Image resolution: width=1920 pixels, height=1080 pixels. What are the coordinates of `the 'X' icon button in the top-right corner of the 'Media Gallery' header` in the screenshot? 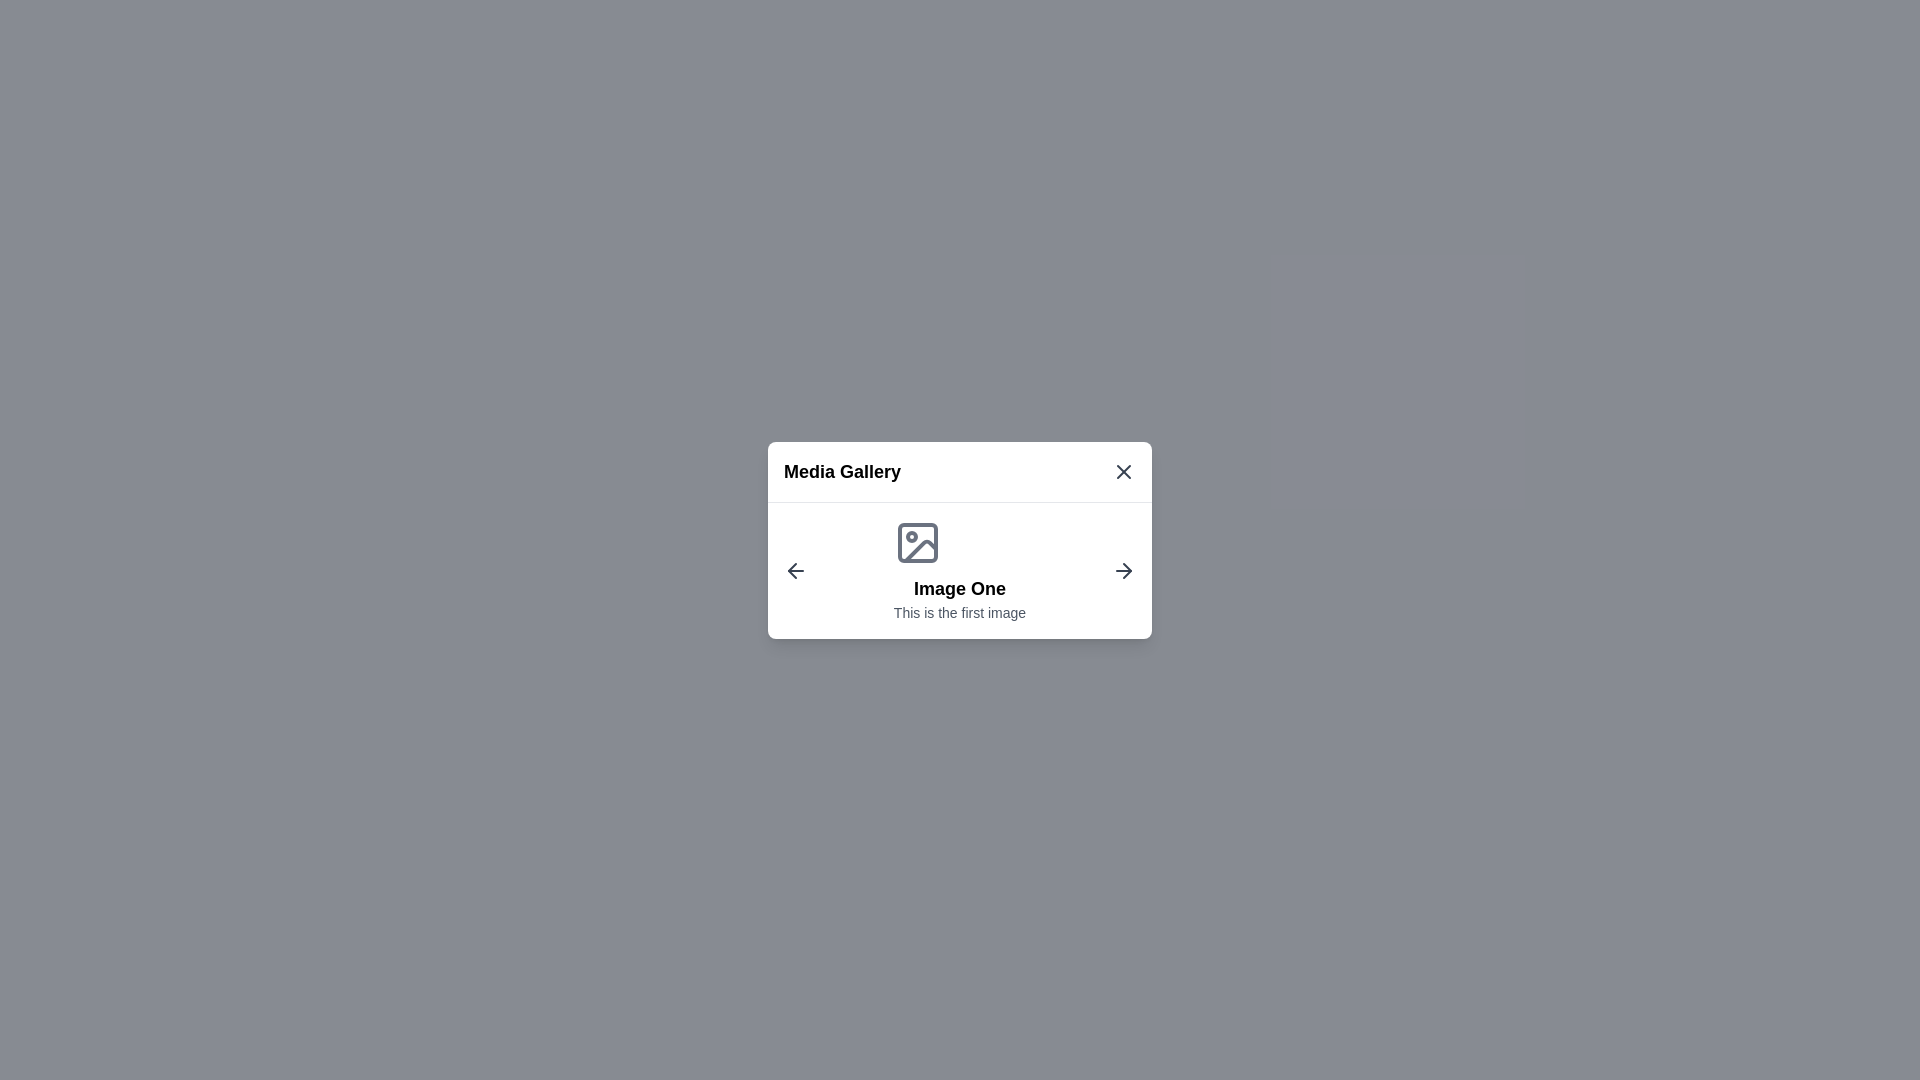 It's located at (1123, 470).